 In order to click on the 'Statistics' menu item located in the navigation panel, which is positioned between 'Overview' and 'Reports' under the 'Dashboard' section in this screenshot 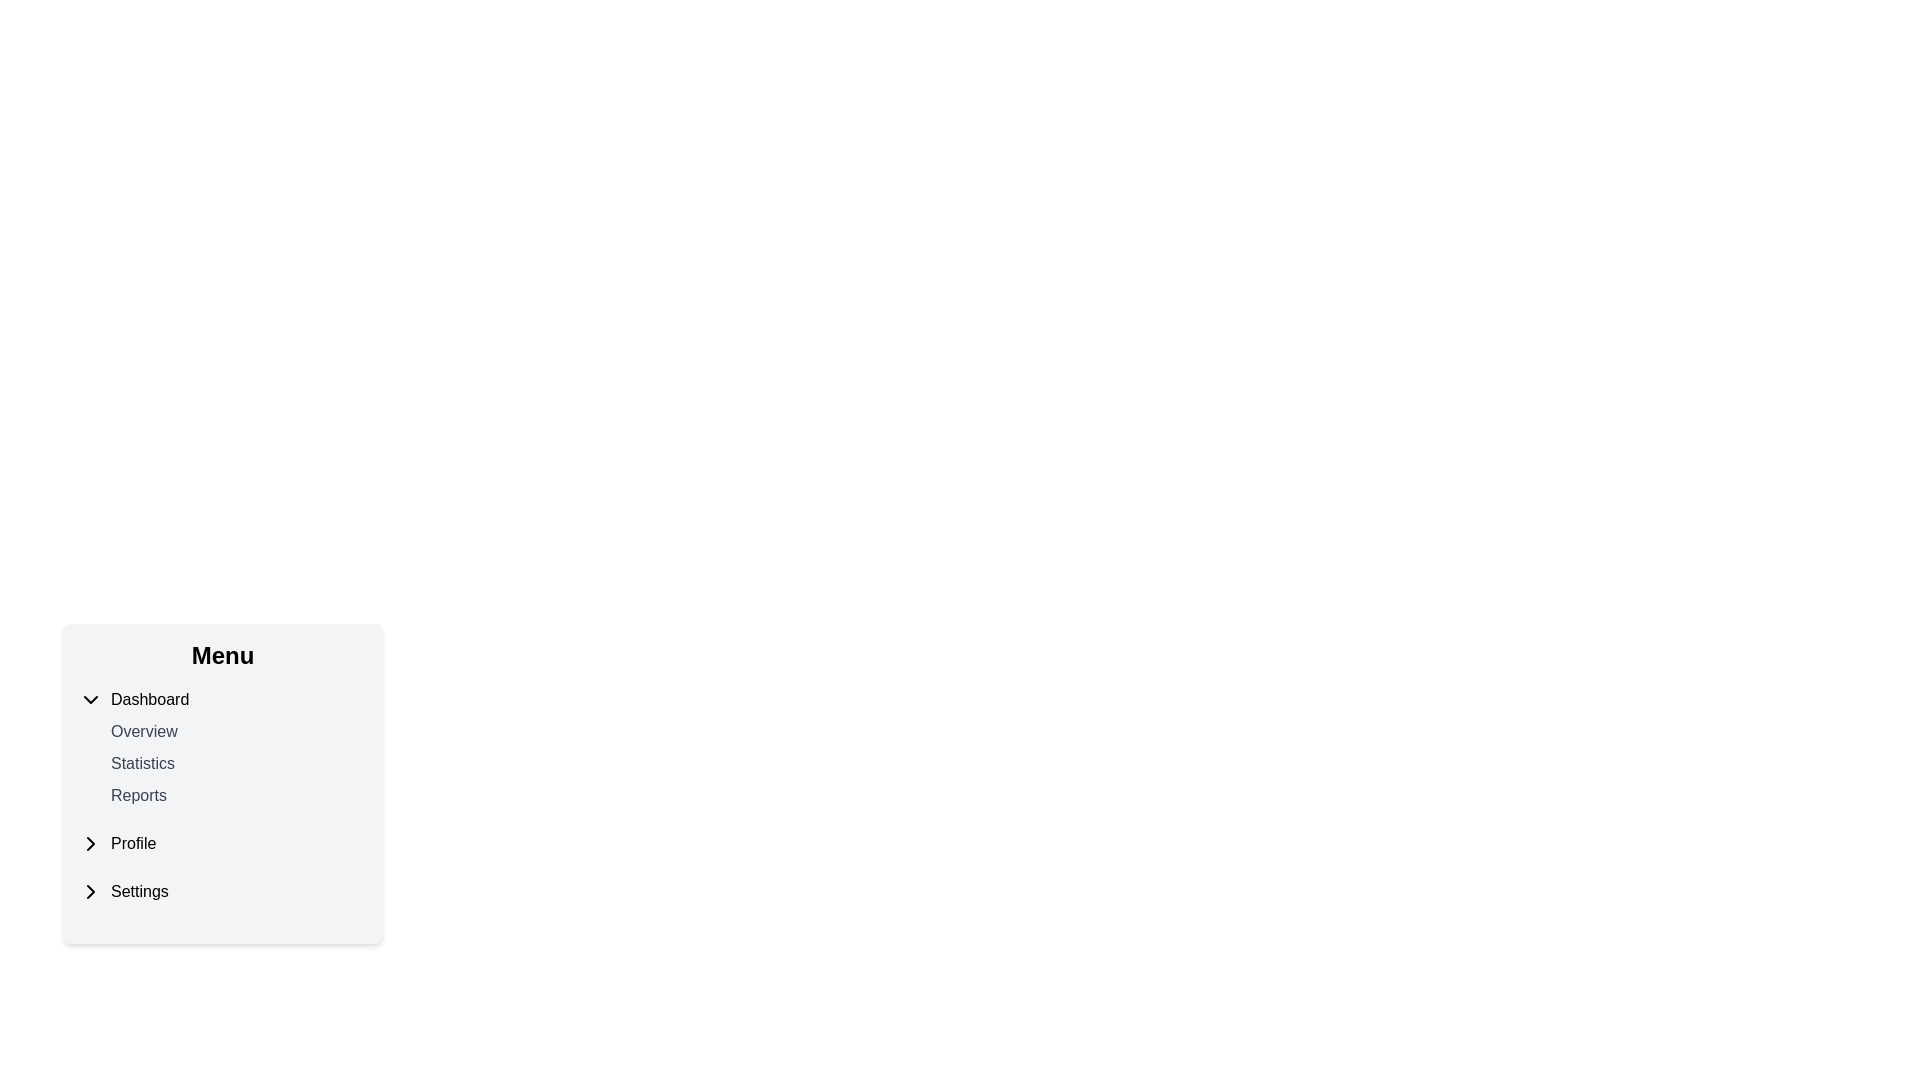, I will do `click(235, 763)`.